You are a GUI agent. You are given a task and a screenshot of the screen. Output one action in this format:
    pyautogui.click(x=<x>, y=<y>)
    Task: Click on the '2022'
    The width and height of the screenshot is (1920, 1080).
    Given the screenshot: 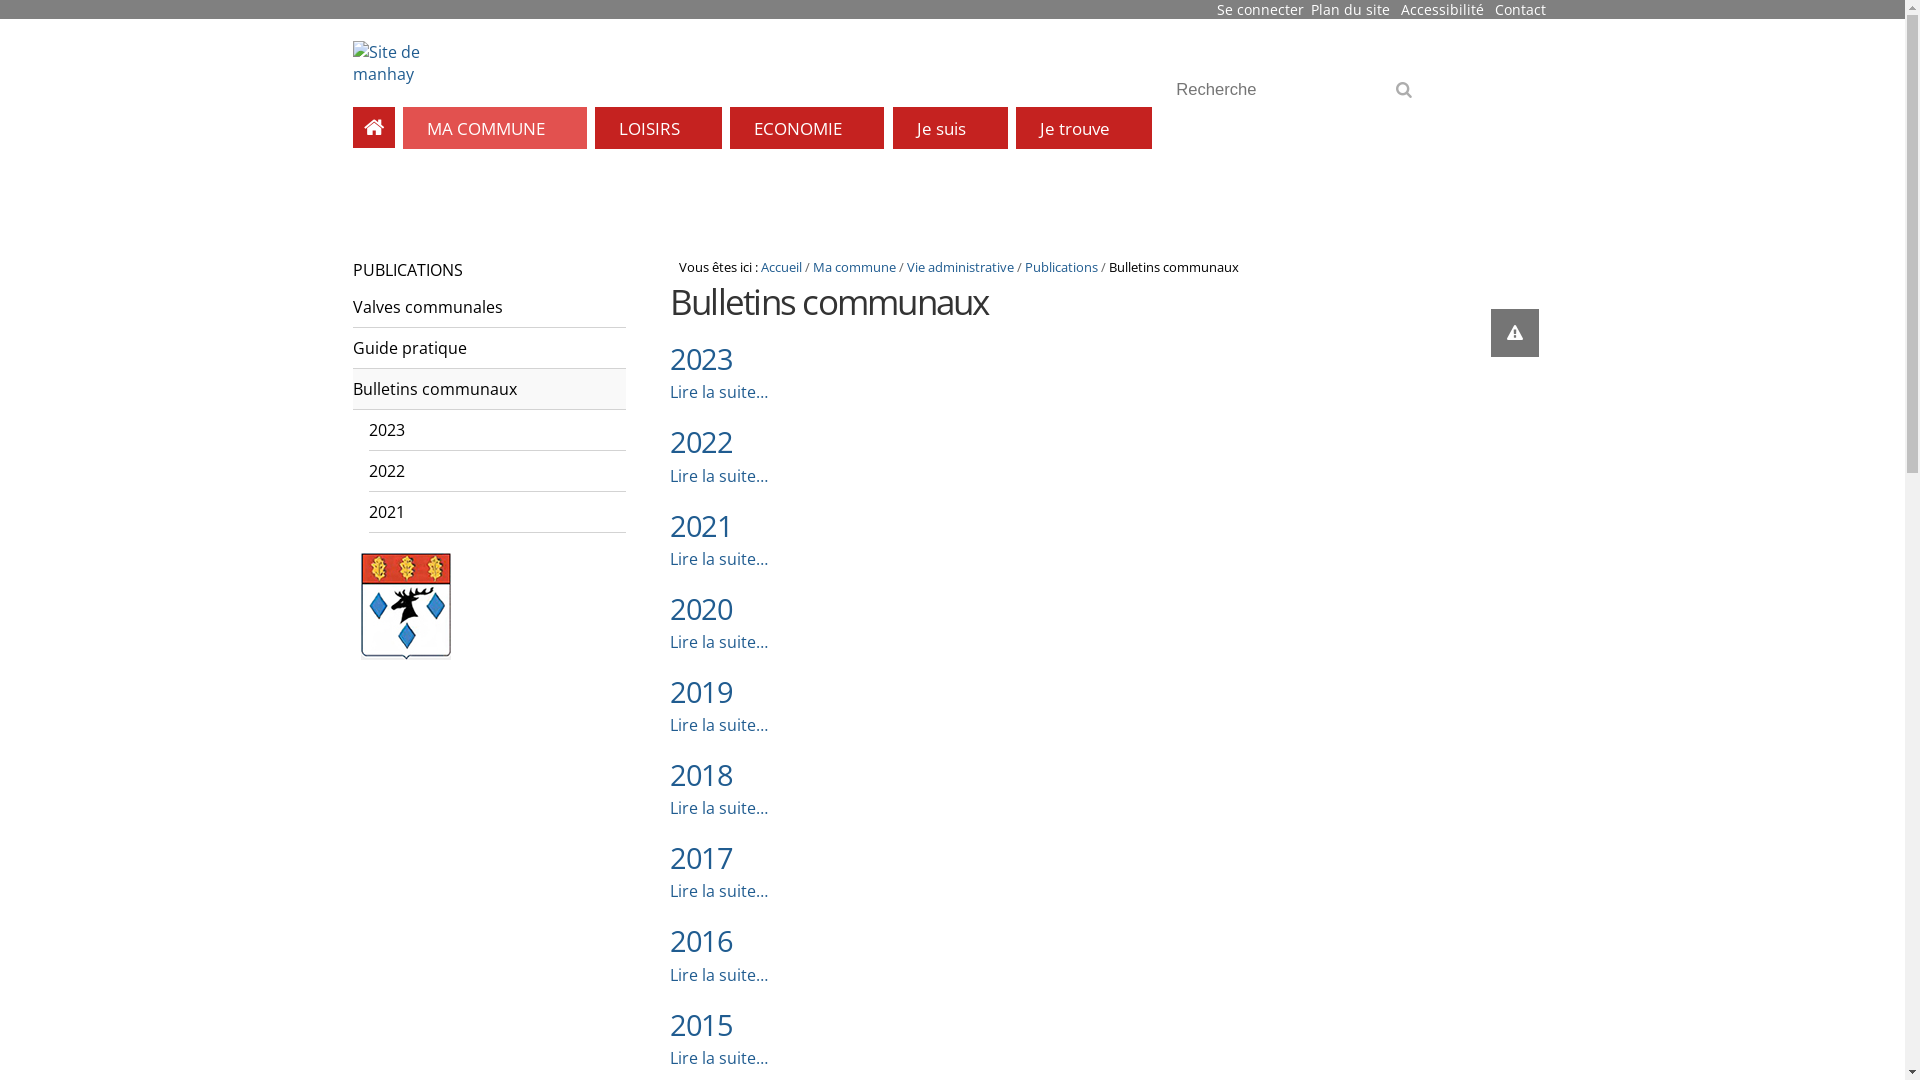 What is the action you would take?
    pyautogui.click(x=700, y=440)
    